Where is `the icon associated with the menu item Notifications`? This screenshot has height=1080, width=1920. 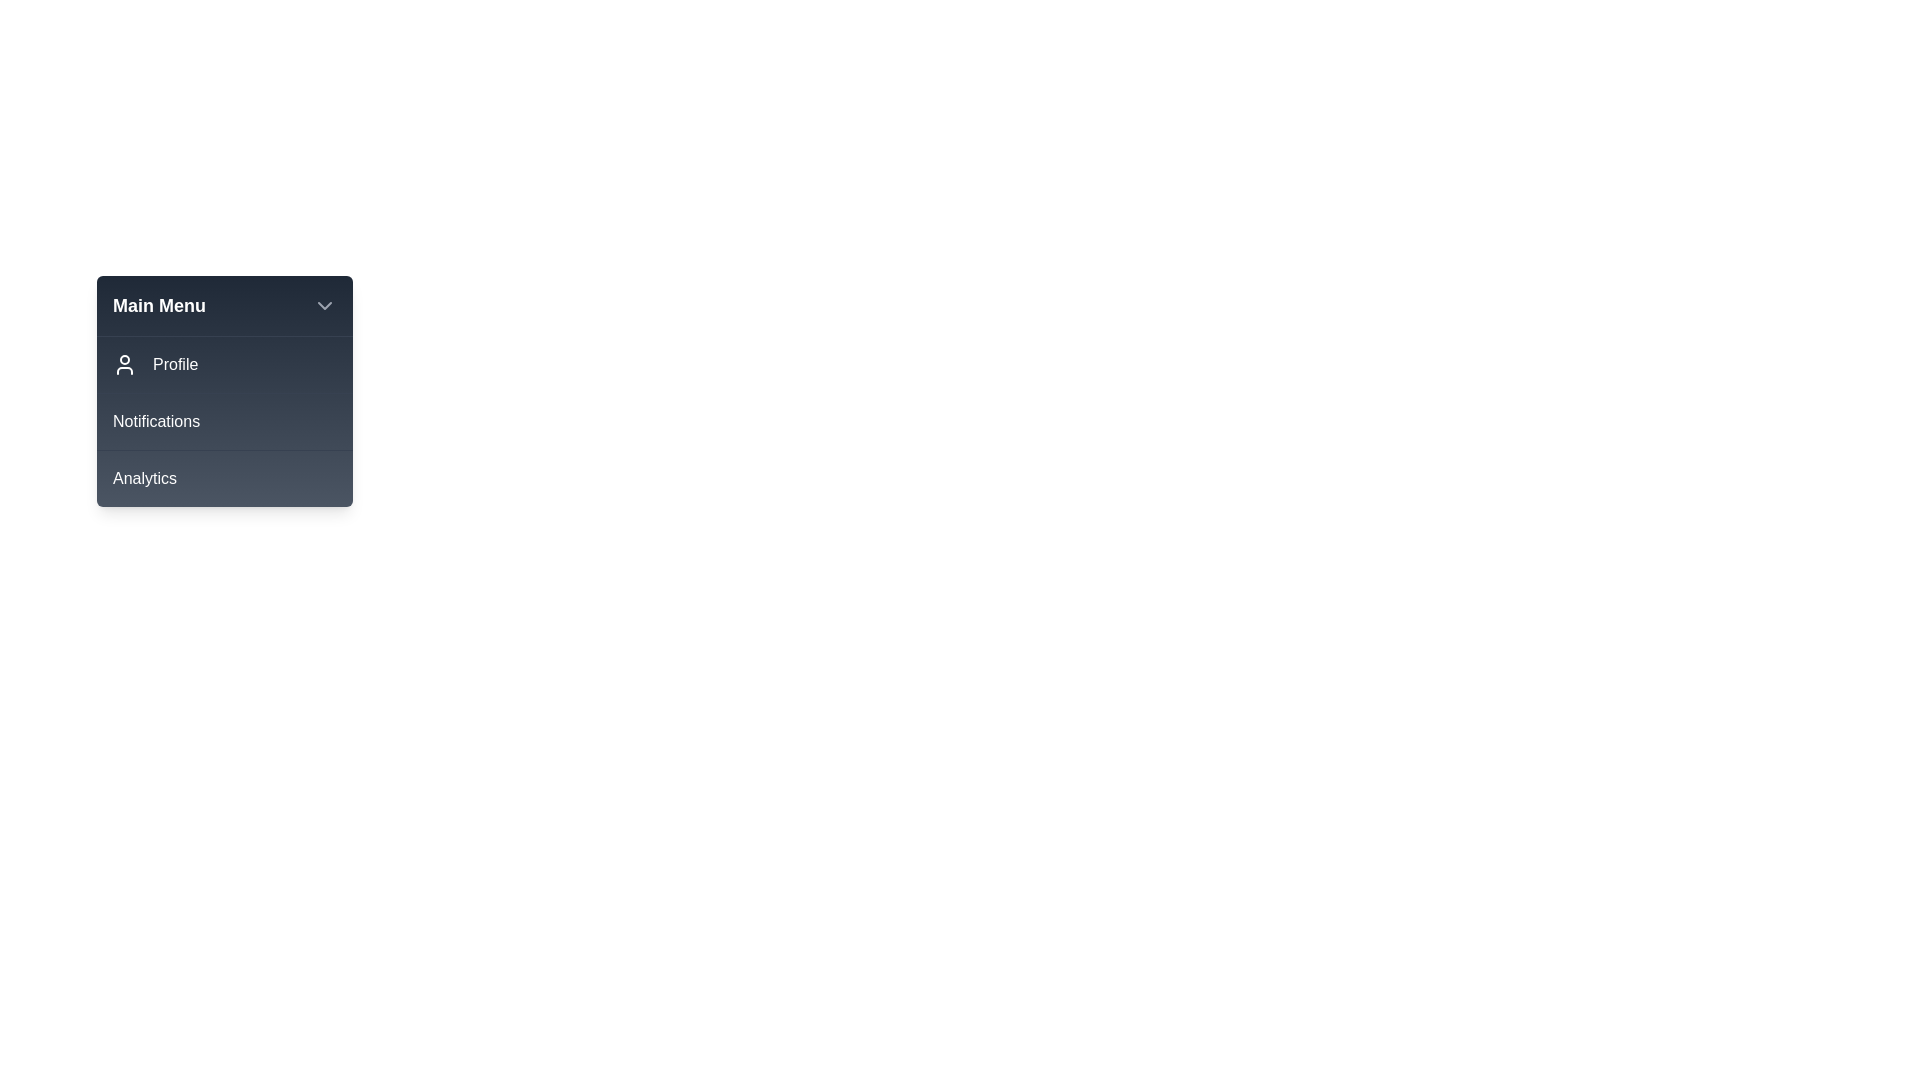 the icon associated with the menu item Notifications is located at coordinates (123, 420).